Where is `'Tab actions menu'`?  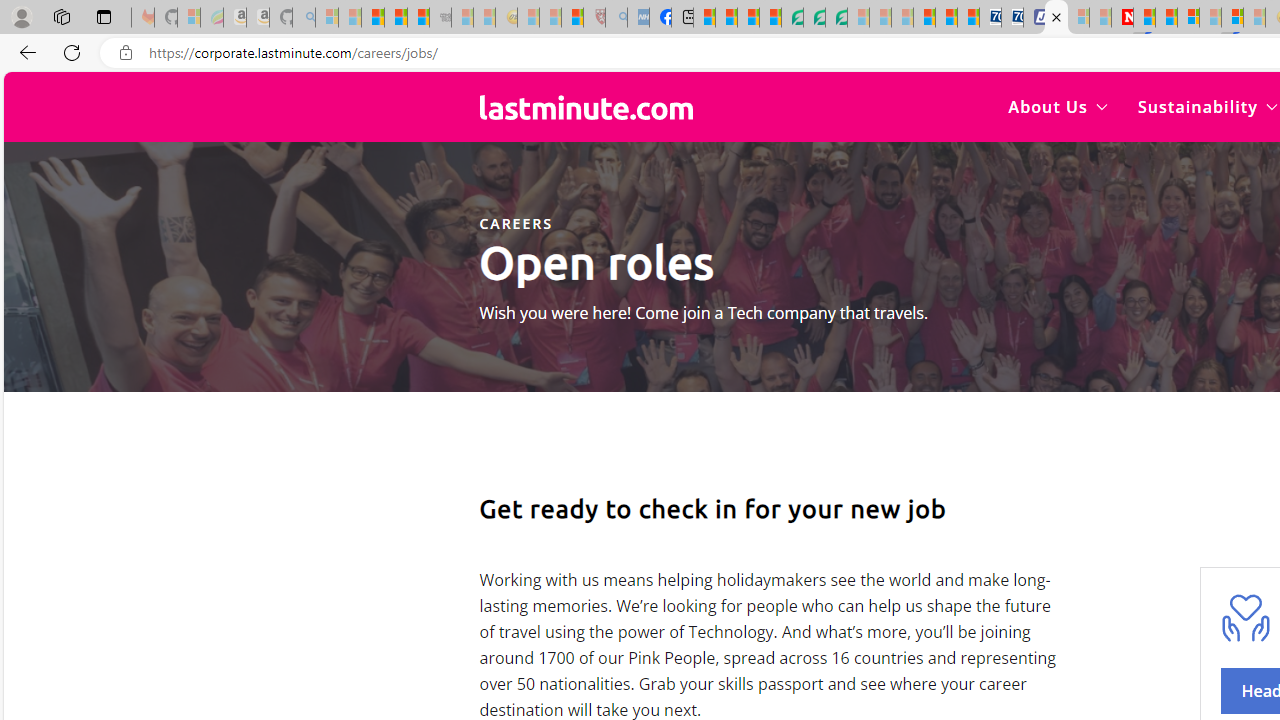 'Tab actions menu' is located at coordinates (103, 16).